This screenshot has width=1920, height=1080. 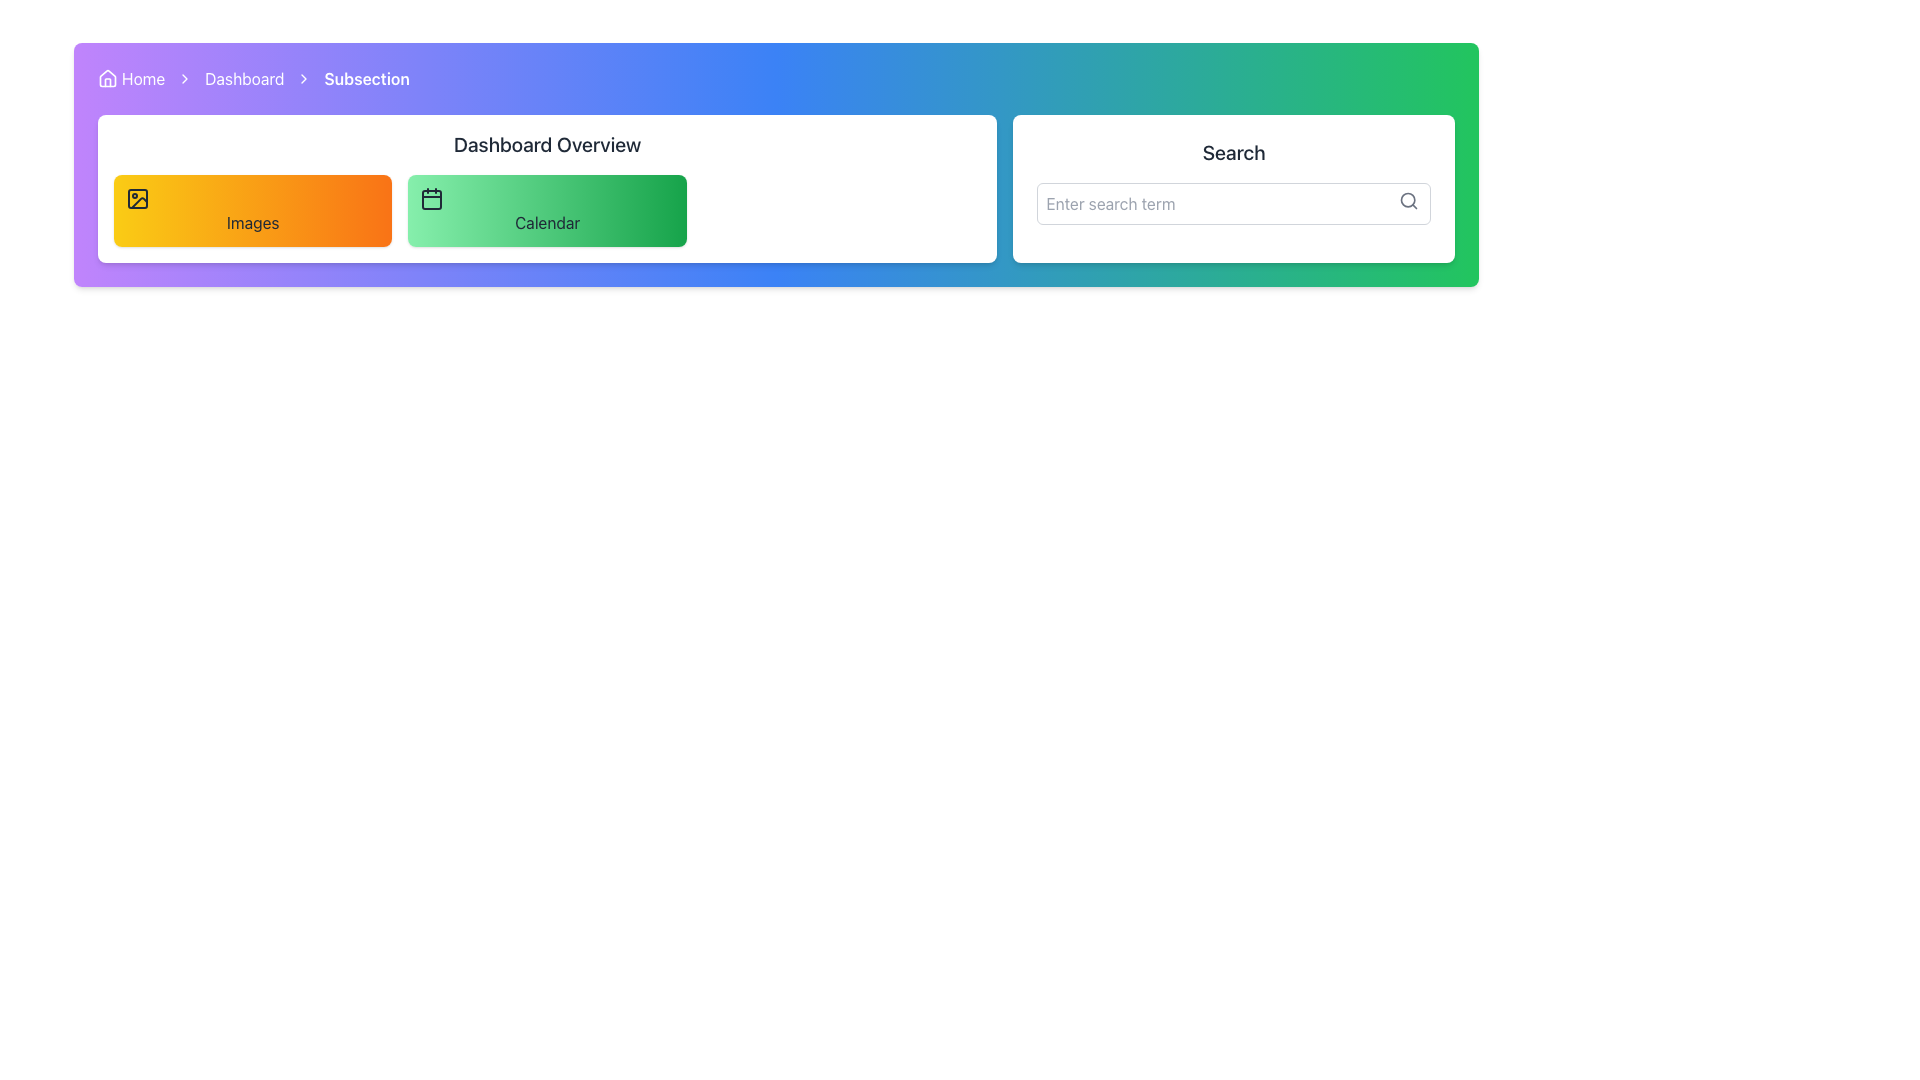 I want to click on the 'Home' navigational link with an adjacent house icon in the breadcrumb navigation bar, so click(x=130, y=77).